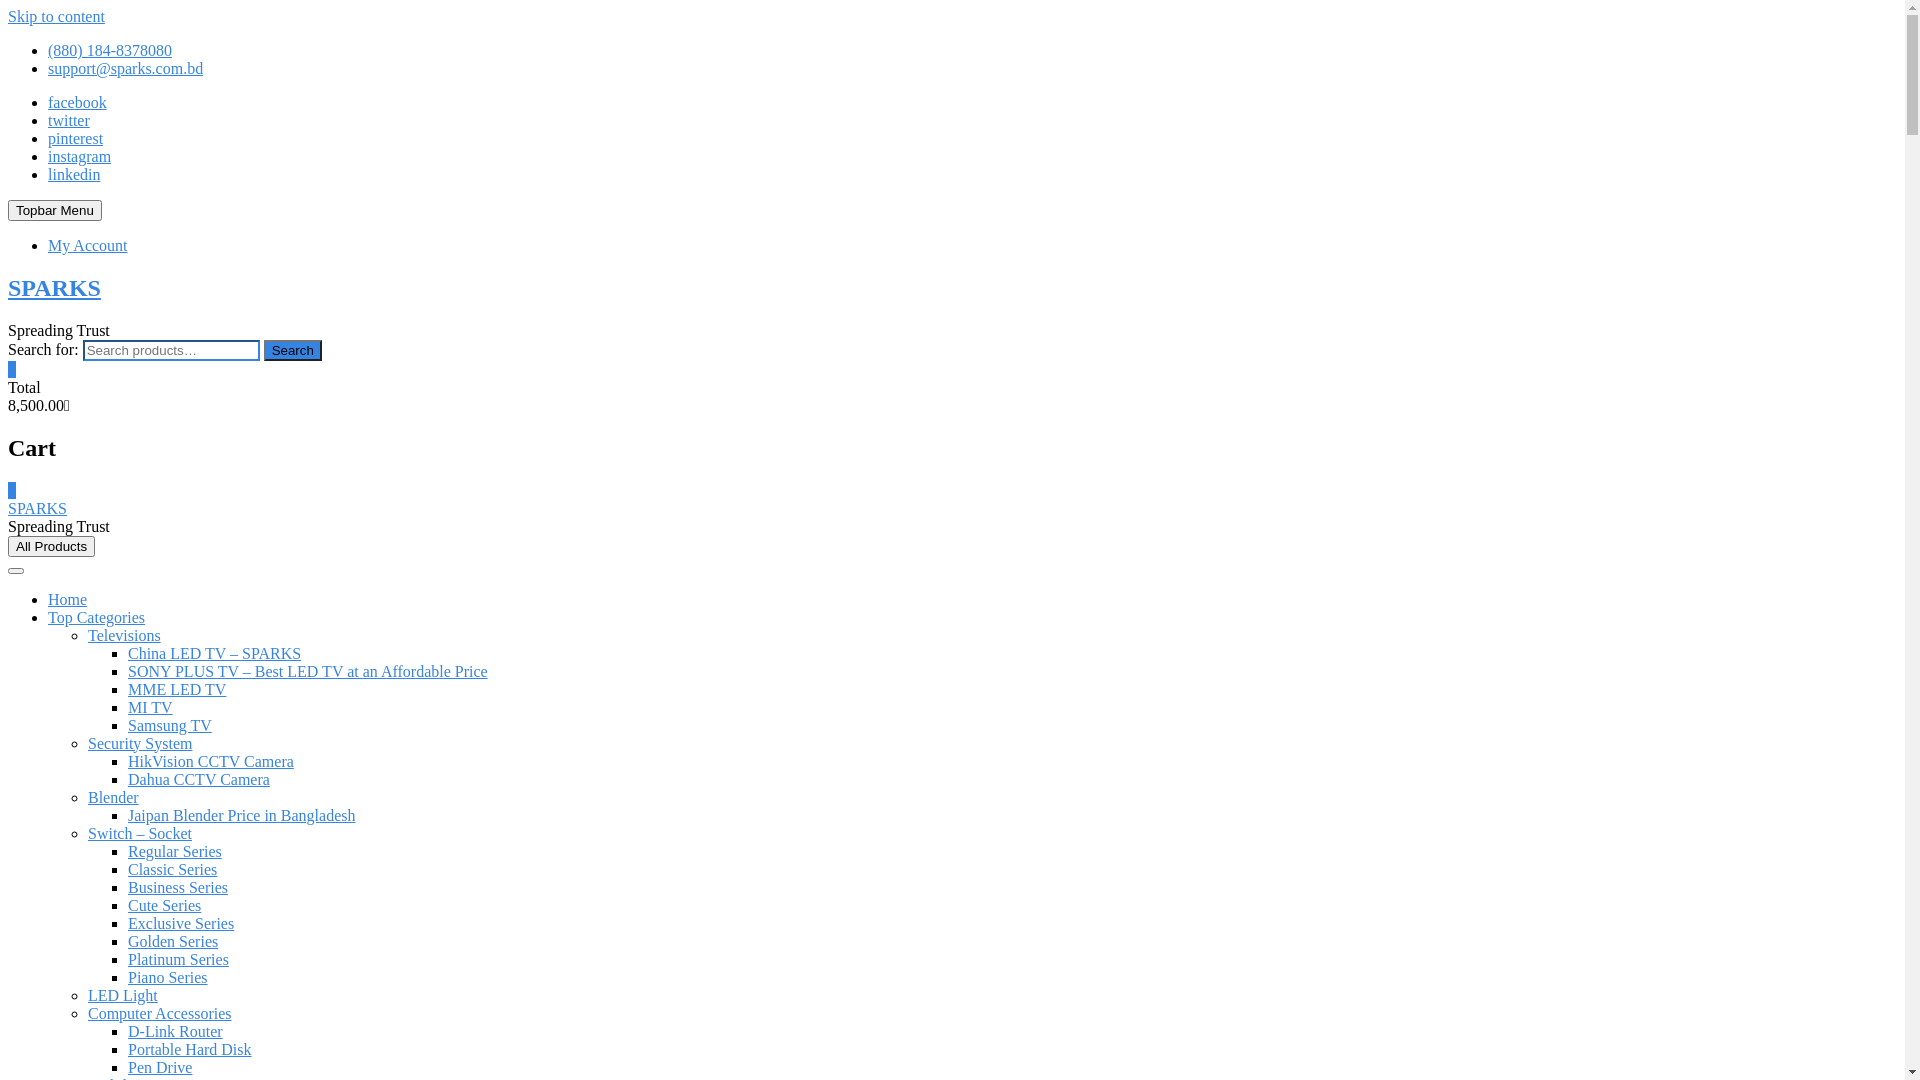  Describe the element at coordinates (8, 369) in the screenshot. I see `'1'` at that location.